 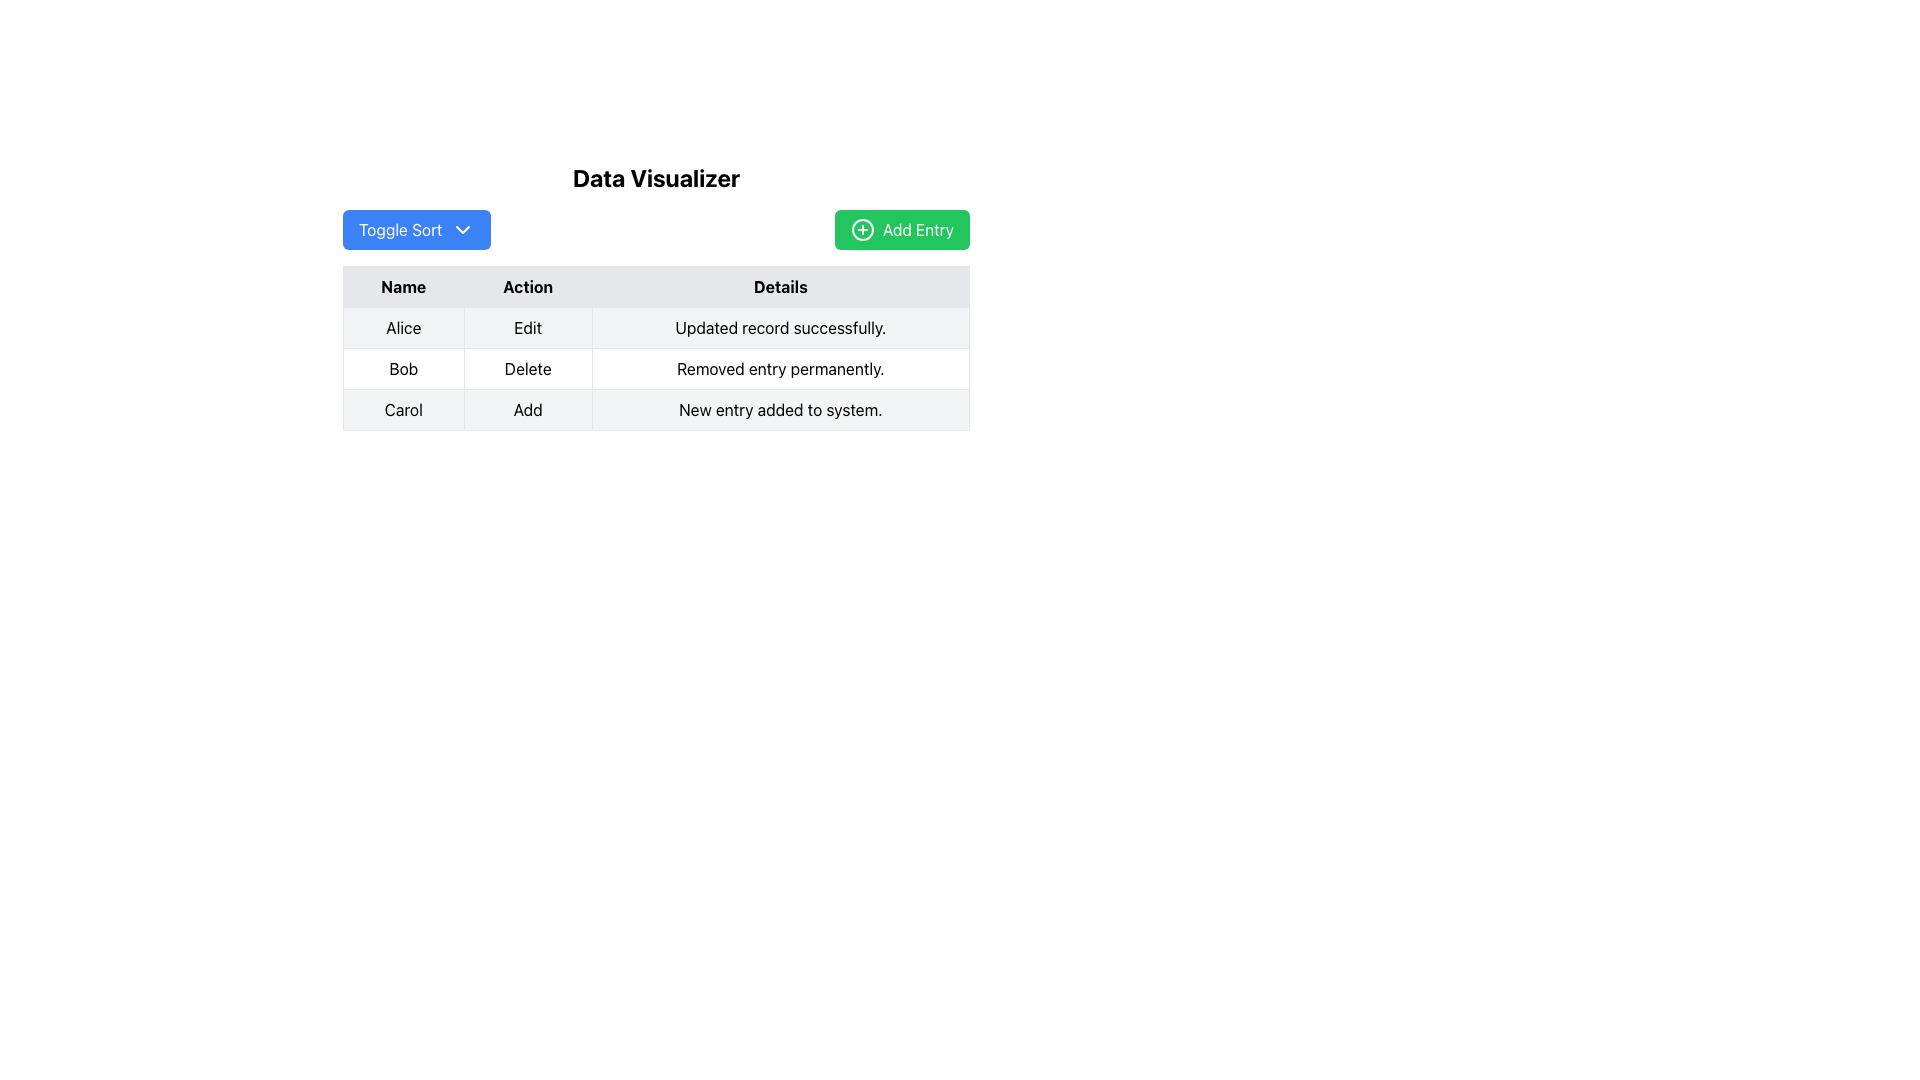 What do you see at coordinates (402, 326) in the screenshot?
I see `the table cell displaying the text 'Alice' in a bold font, located in the first row and first column of a three-column table` at bounding box center [402, 326].